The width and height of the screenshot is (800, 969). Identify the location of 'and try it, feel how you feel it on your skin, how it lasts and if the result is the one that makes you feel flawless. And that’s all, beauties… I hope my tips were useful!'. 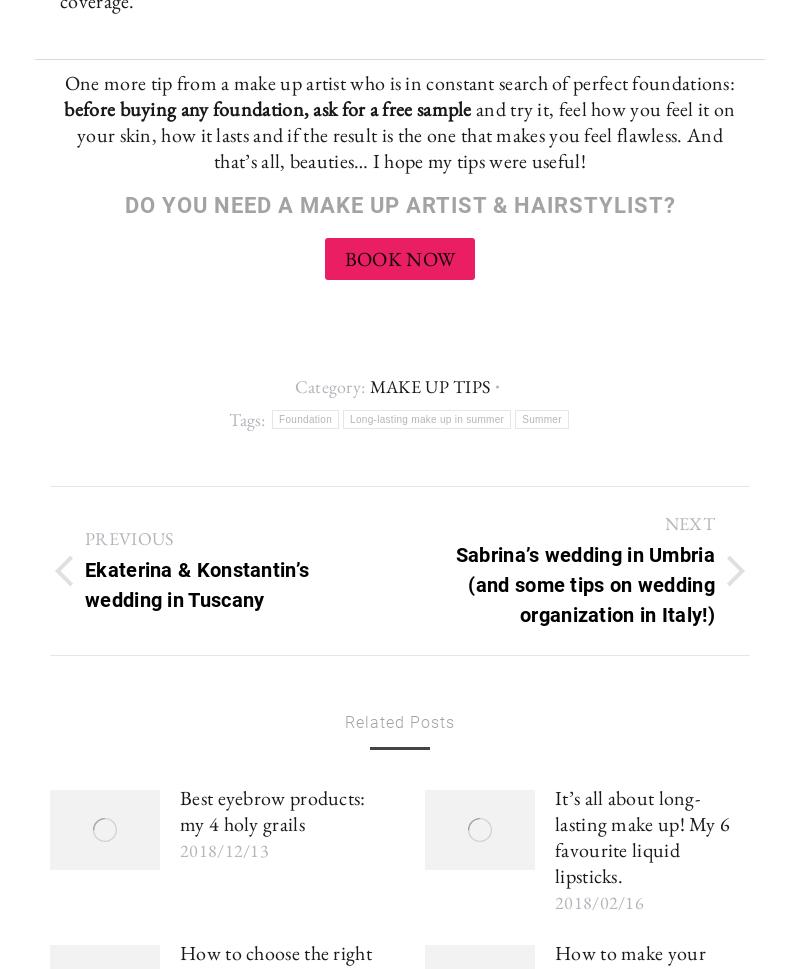
(77, 133).